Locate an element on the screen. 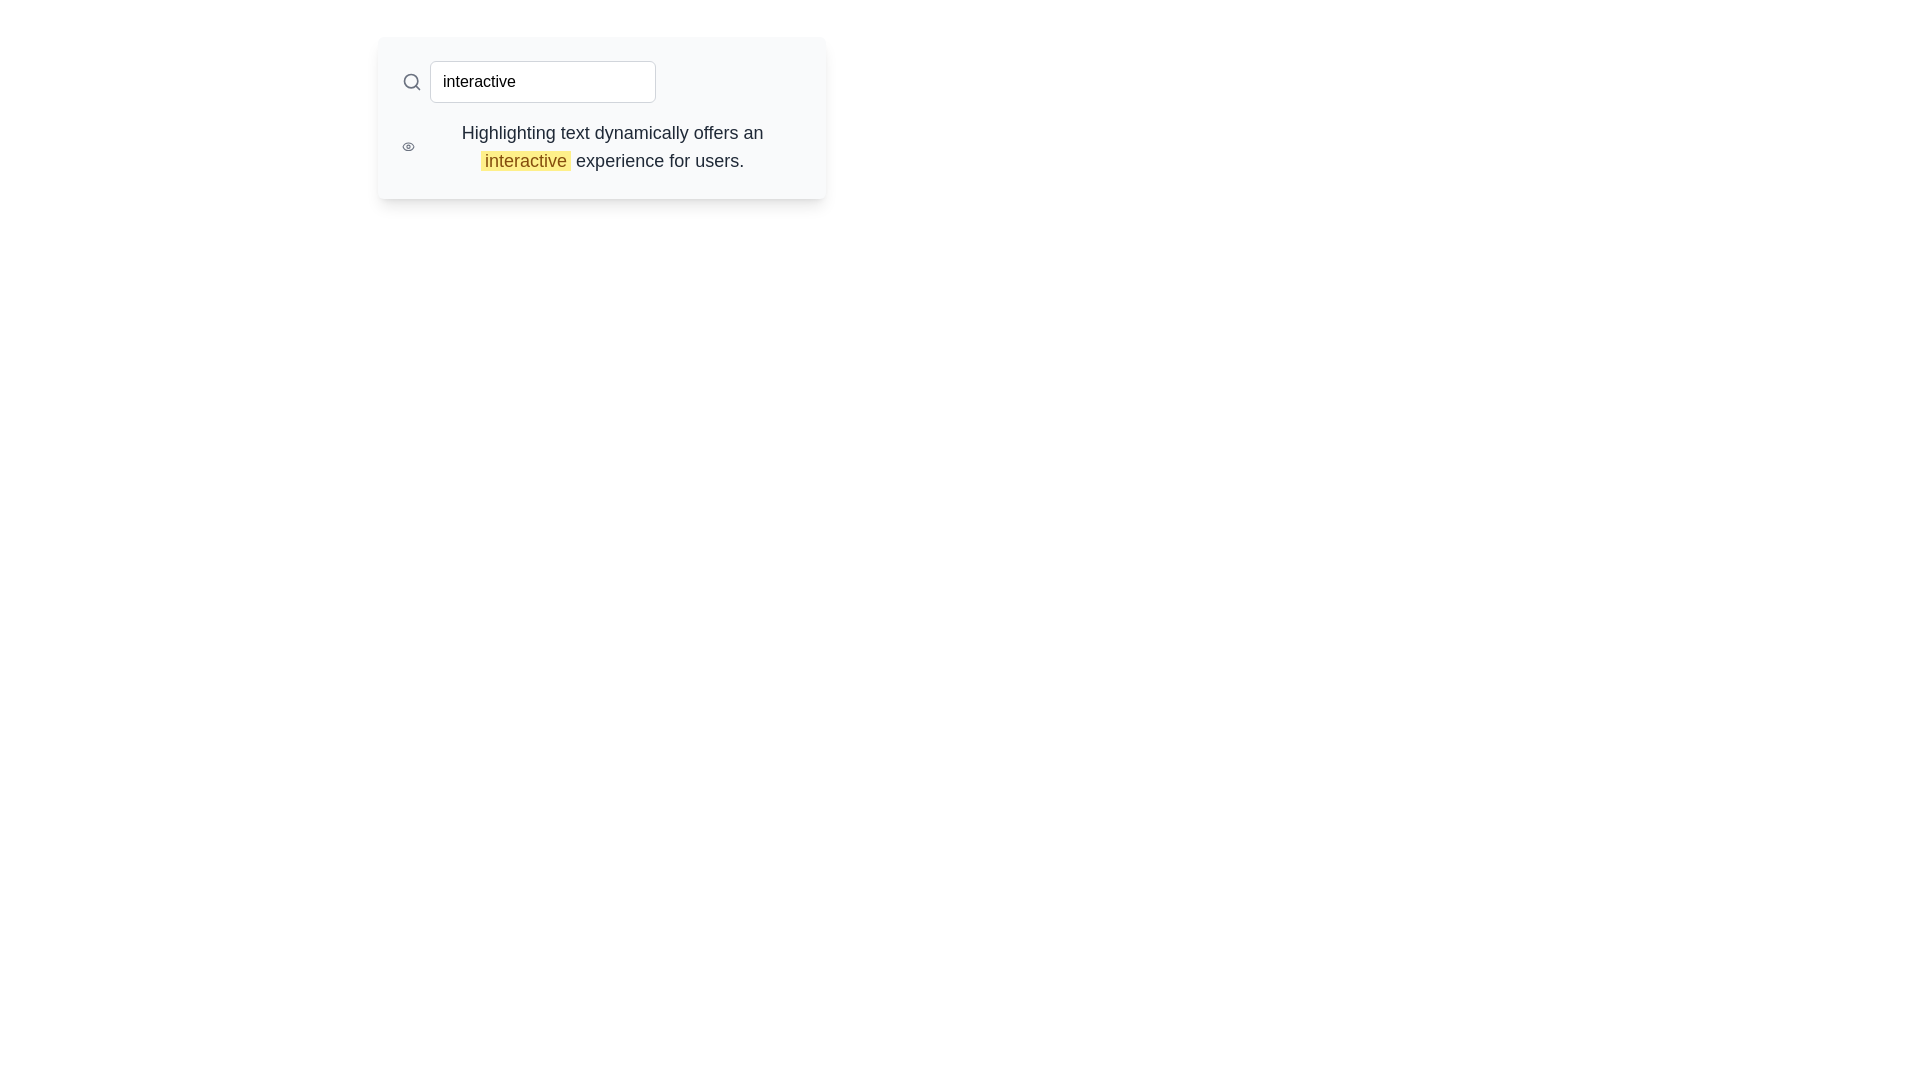  text content displayed in the text display component located directly below the search bar, which highlights the word 'interactive' is located at coordinates (600, 145).